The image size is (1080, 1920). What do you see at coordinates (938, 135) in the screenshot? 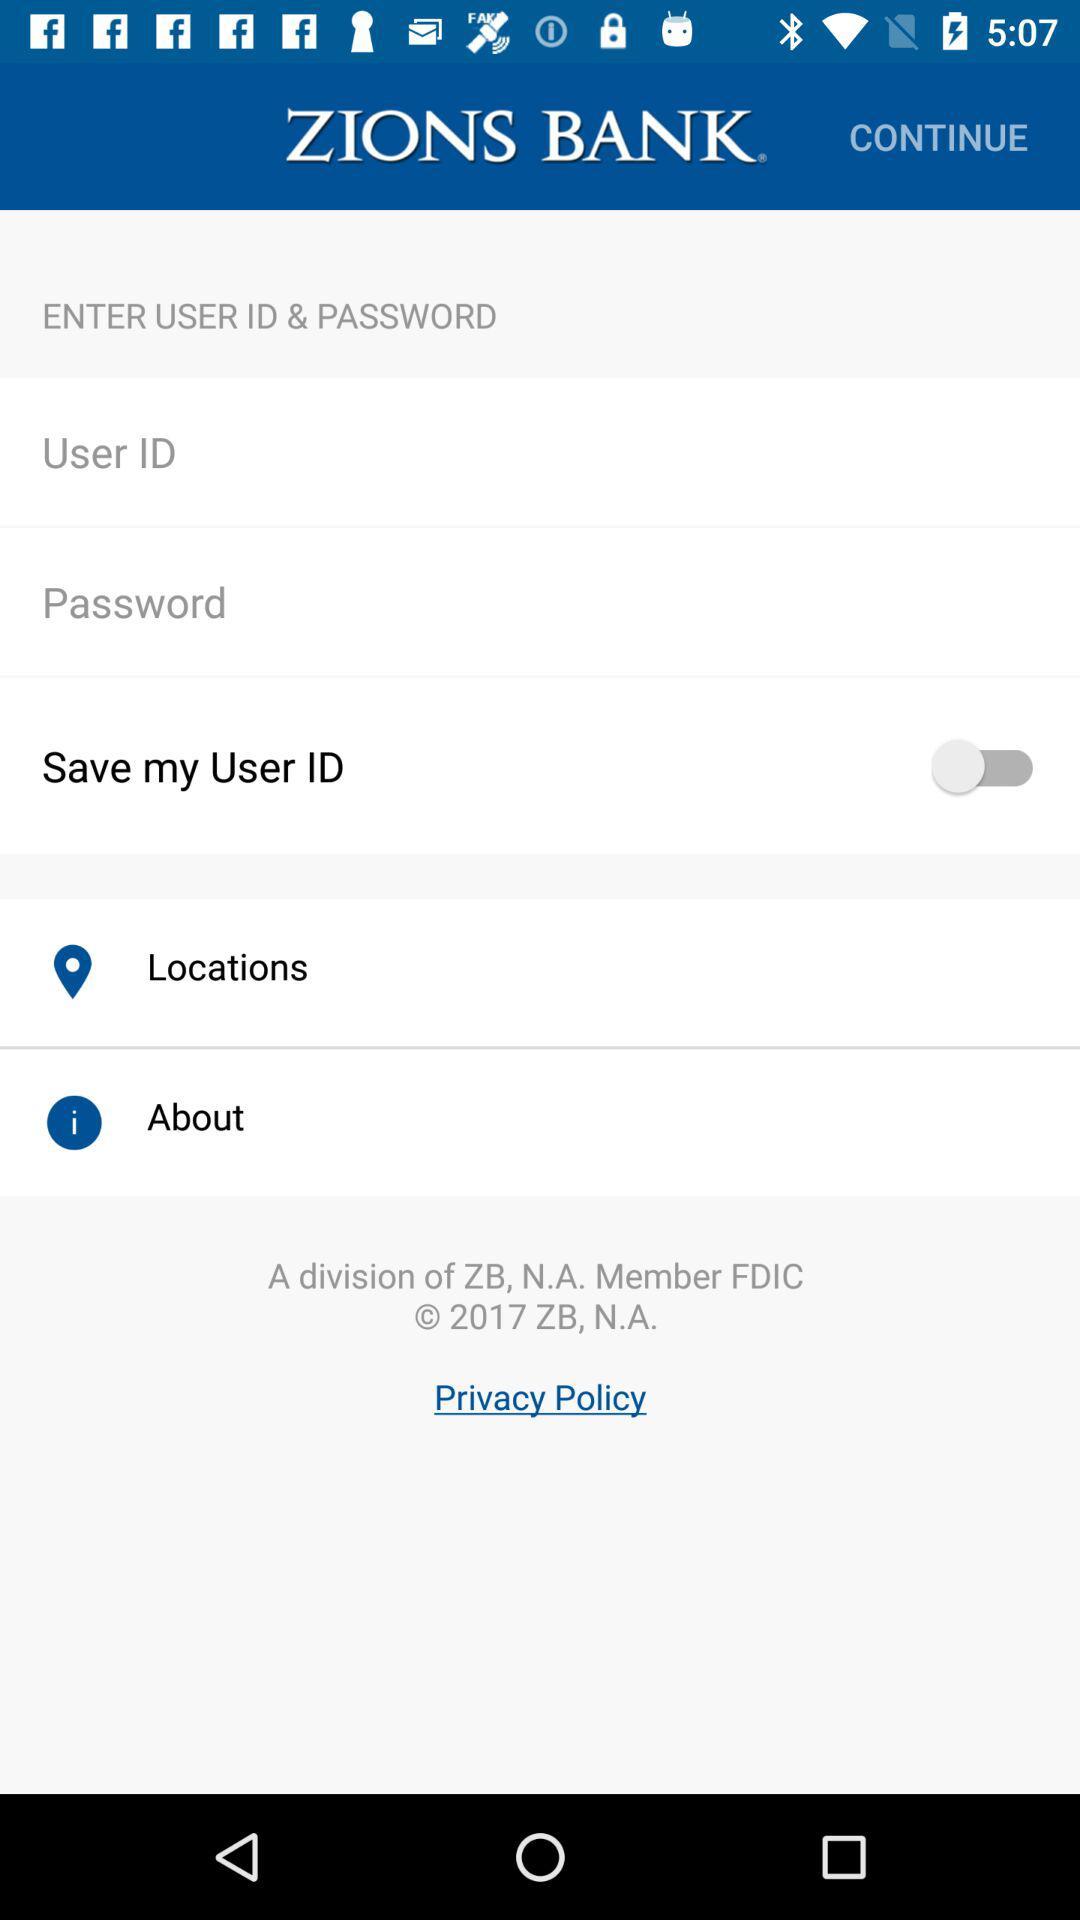
I see `the continue` at bounding box center [938, 135].